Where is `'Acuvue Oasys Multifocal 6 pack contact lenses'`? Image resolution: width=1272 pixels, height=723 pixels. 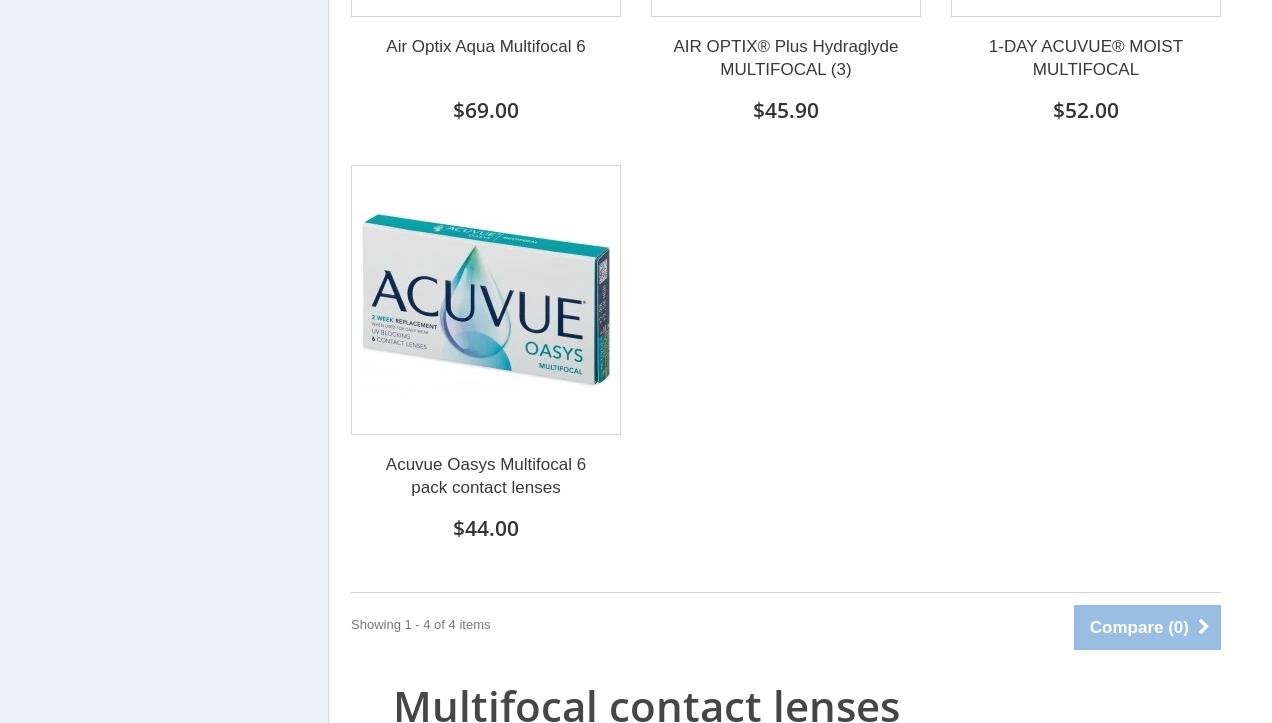
'Acuvue Oasys Multifocal 6 pack contact lenses' is located at coordinates (485, 475).